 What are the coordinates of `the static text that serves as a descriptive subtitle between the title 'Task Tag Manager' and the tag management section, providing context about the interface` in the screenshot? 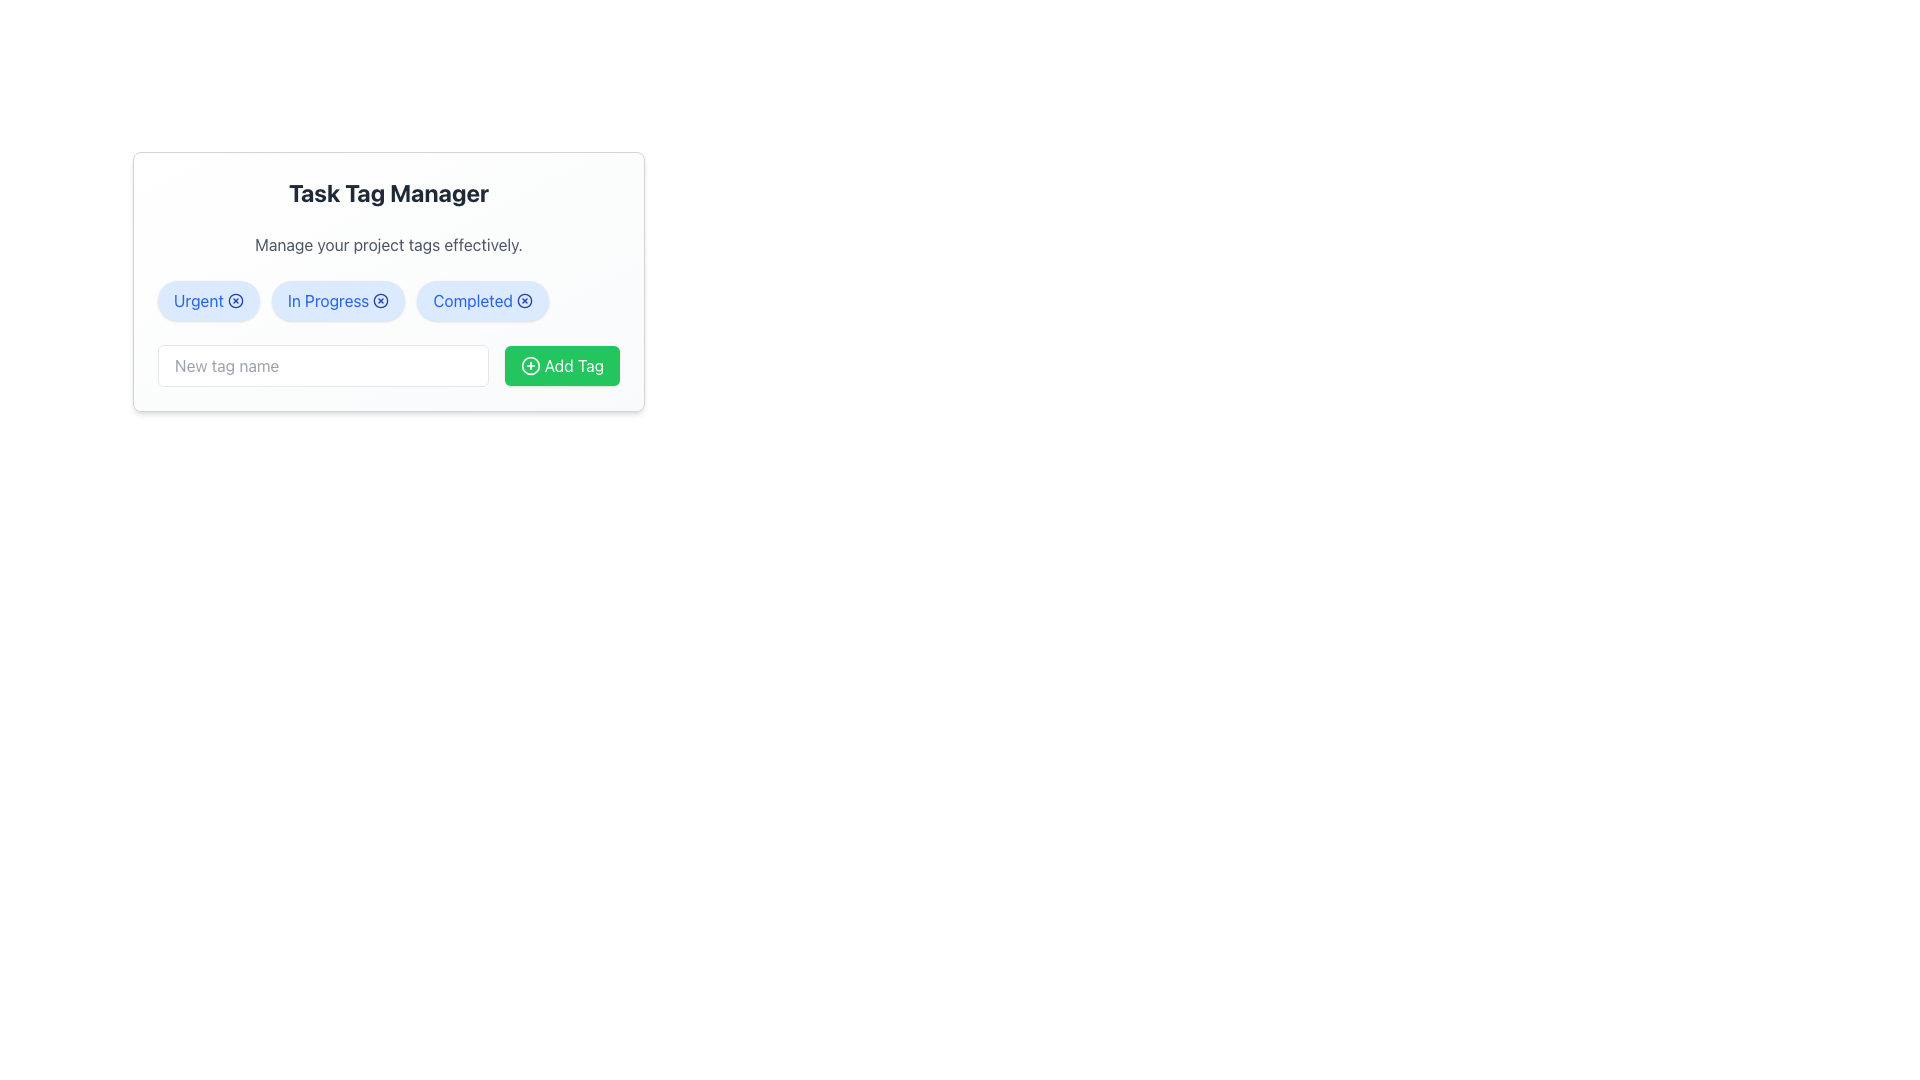 It's located at (388, 244).